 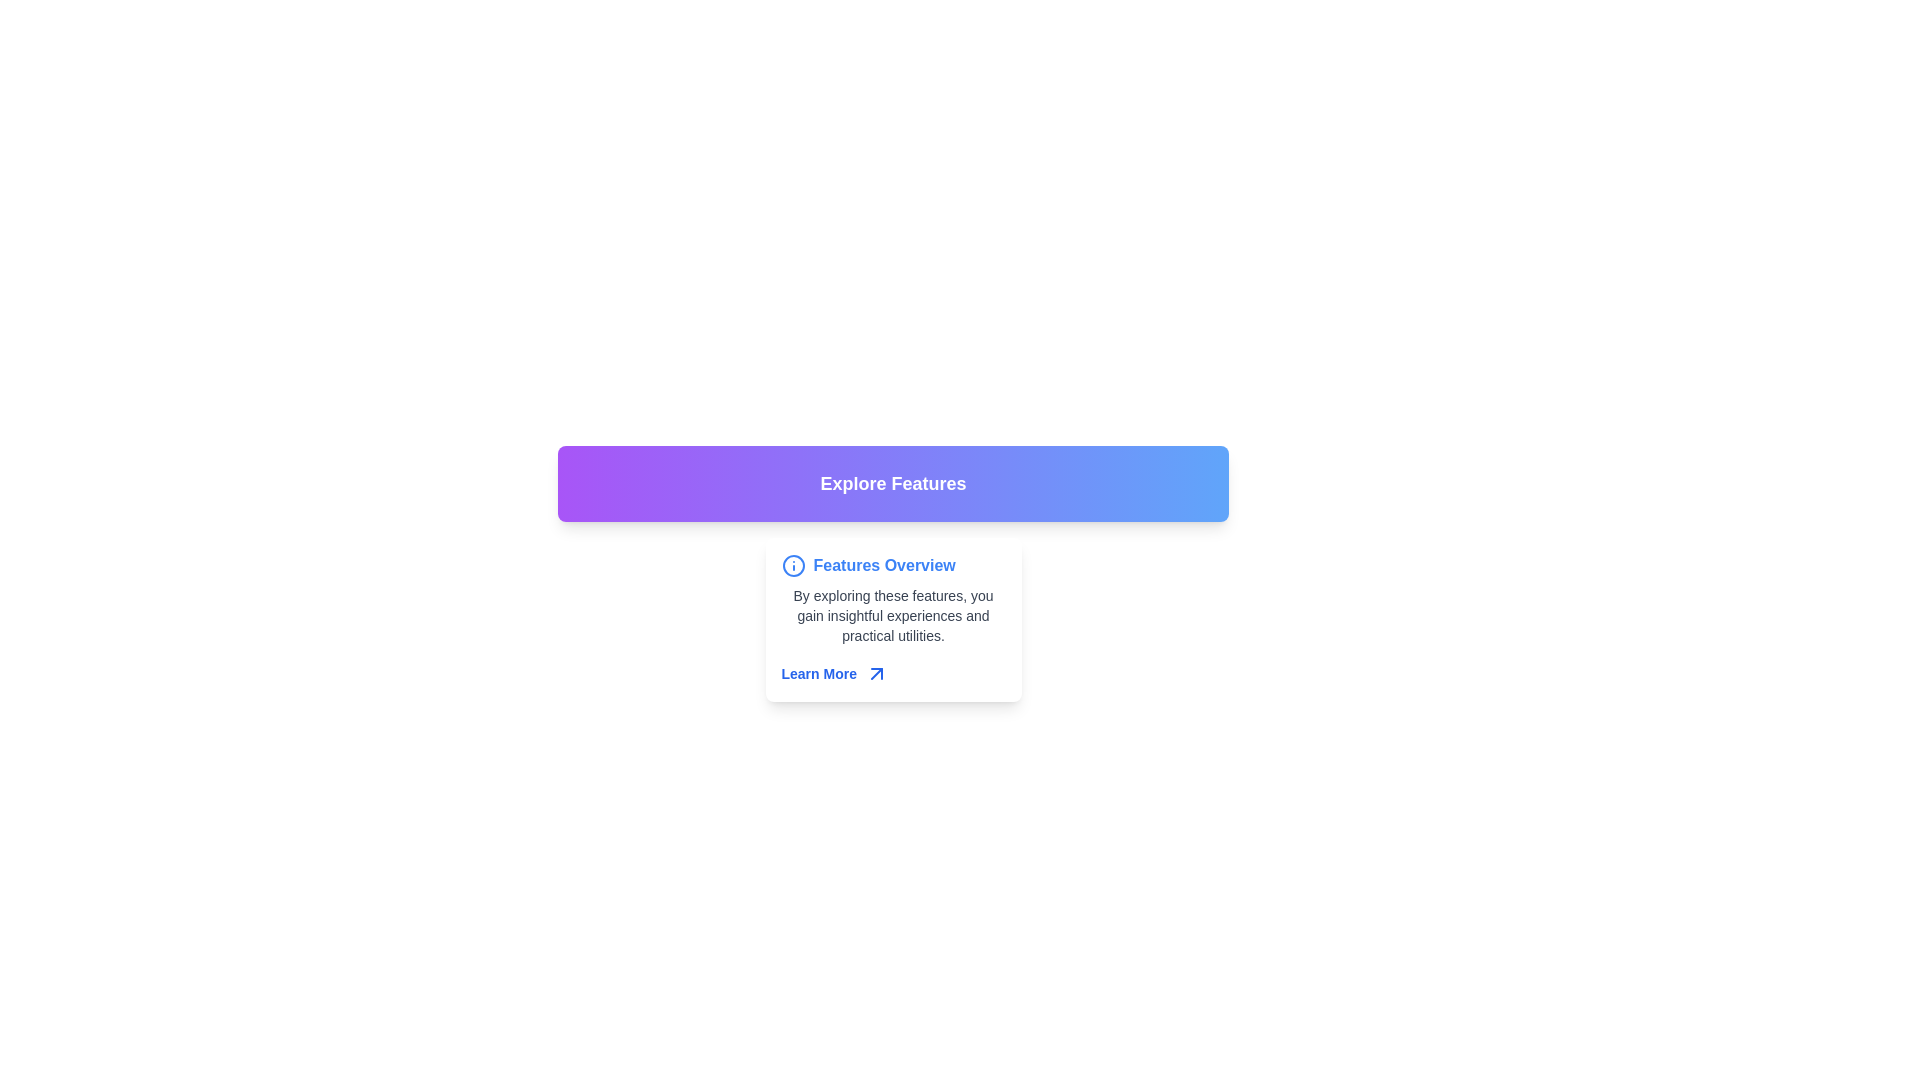 What do you see at coordinates (892, 615) in the screenshot?
I see `the descriptive Text component in the 'Features Overview' section, located below the main heading and above the 'Learn More' link` at bounding box center [892, 615].